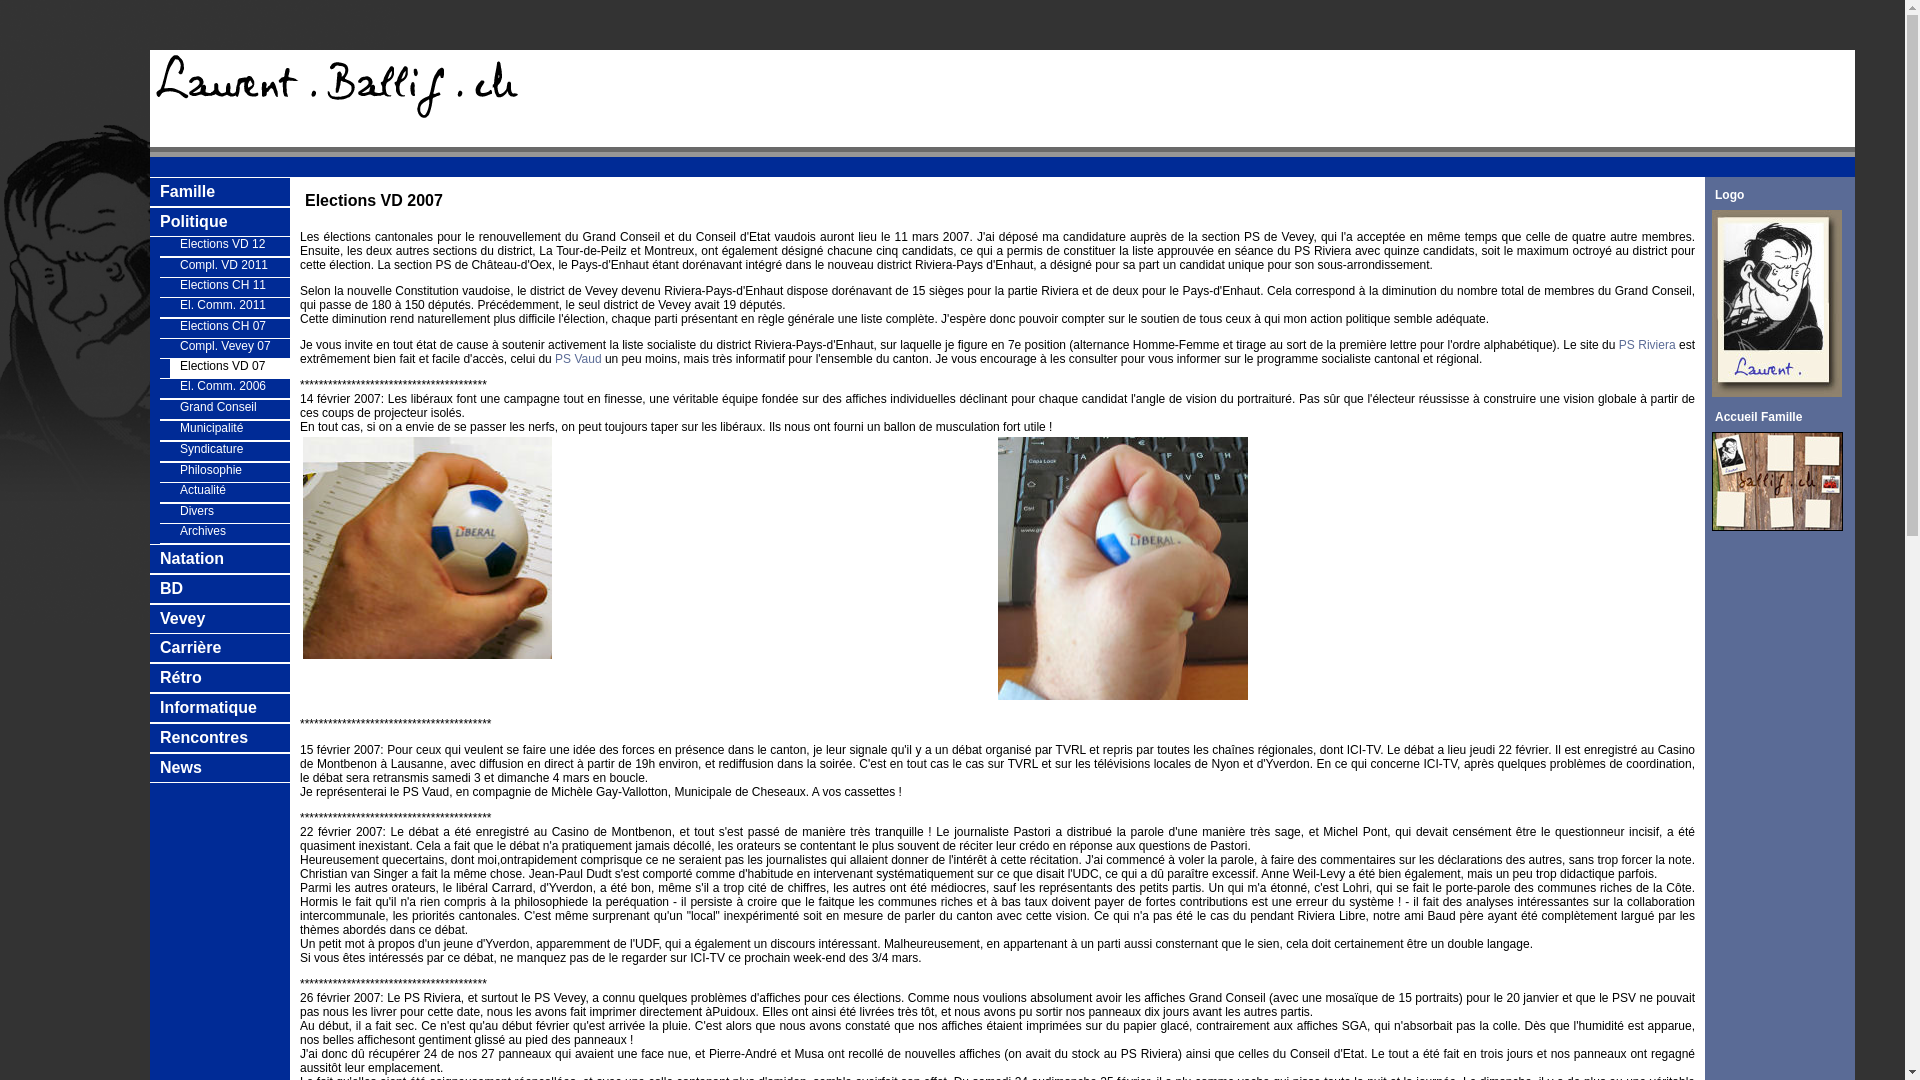  Describe the element at coordinates (180, 385) in the screenshot. I see `'El. Comm. 2006'` at that location.